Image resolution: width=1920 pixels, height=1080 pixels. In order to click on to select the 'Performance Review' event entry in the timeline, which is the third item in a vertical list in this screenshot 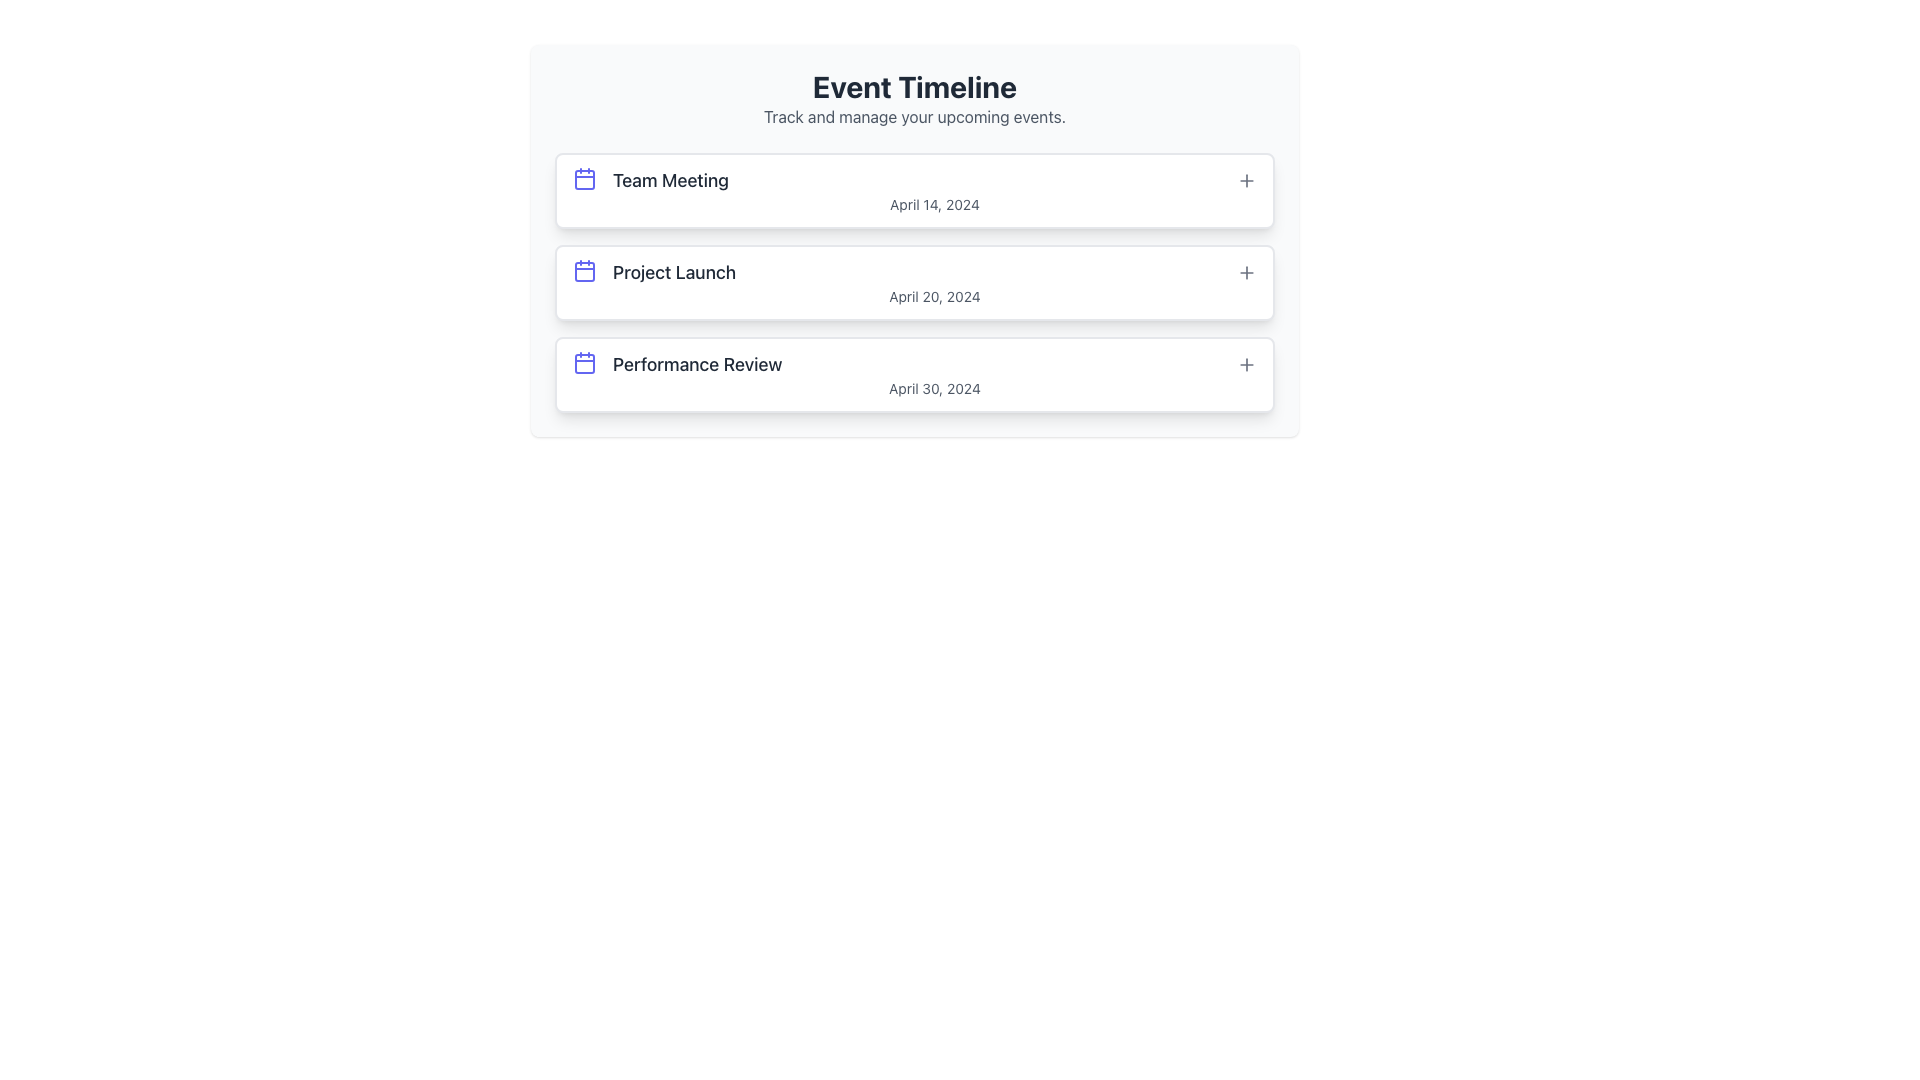, I will do `click(934, 374)`.